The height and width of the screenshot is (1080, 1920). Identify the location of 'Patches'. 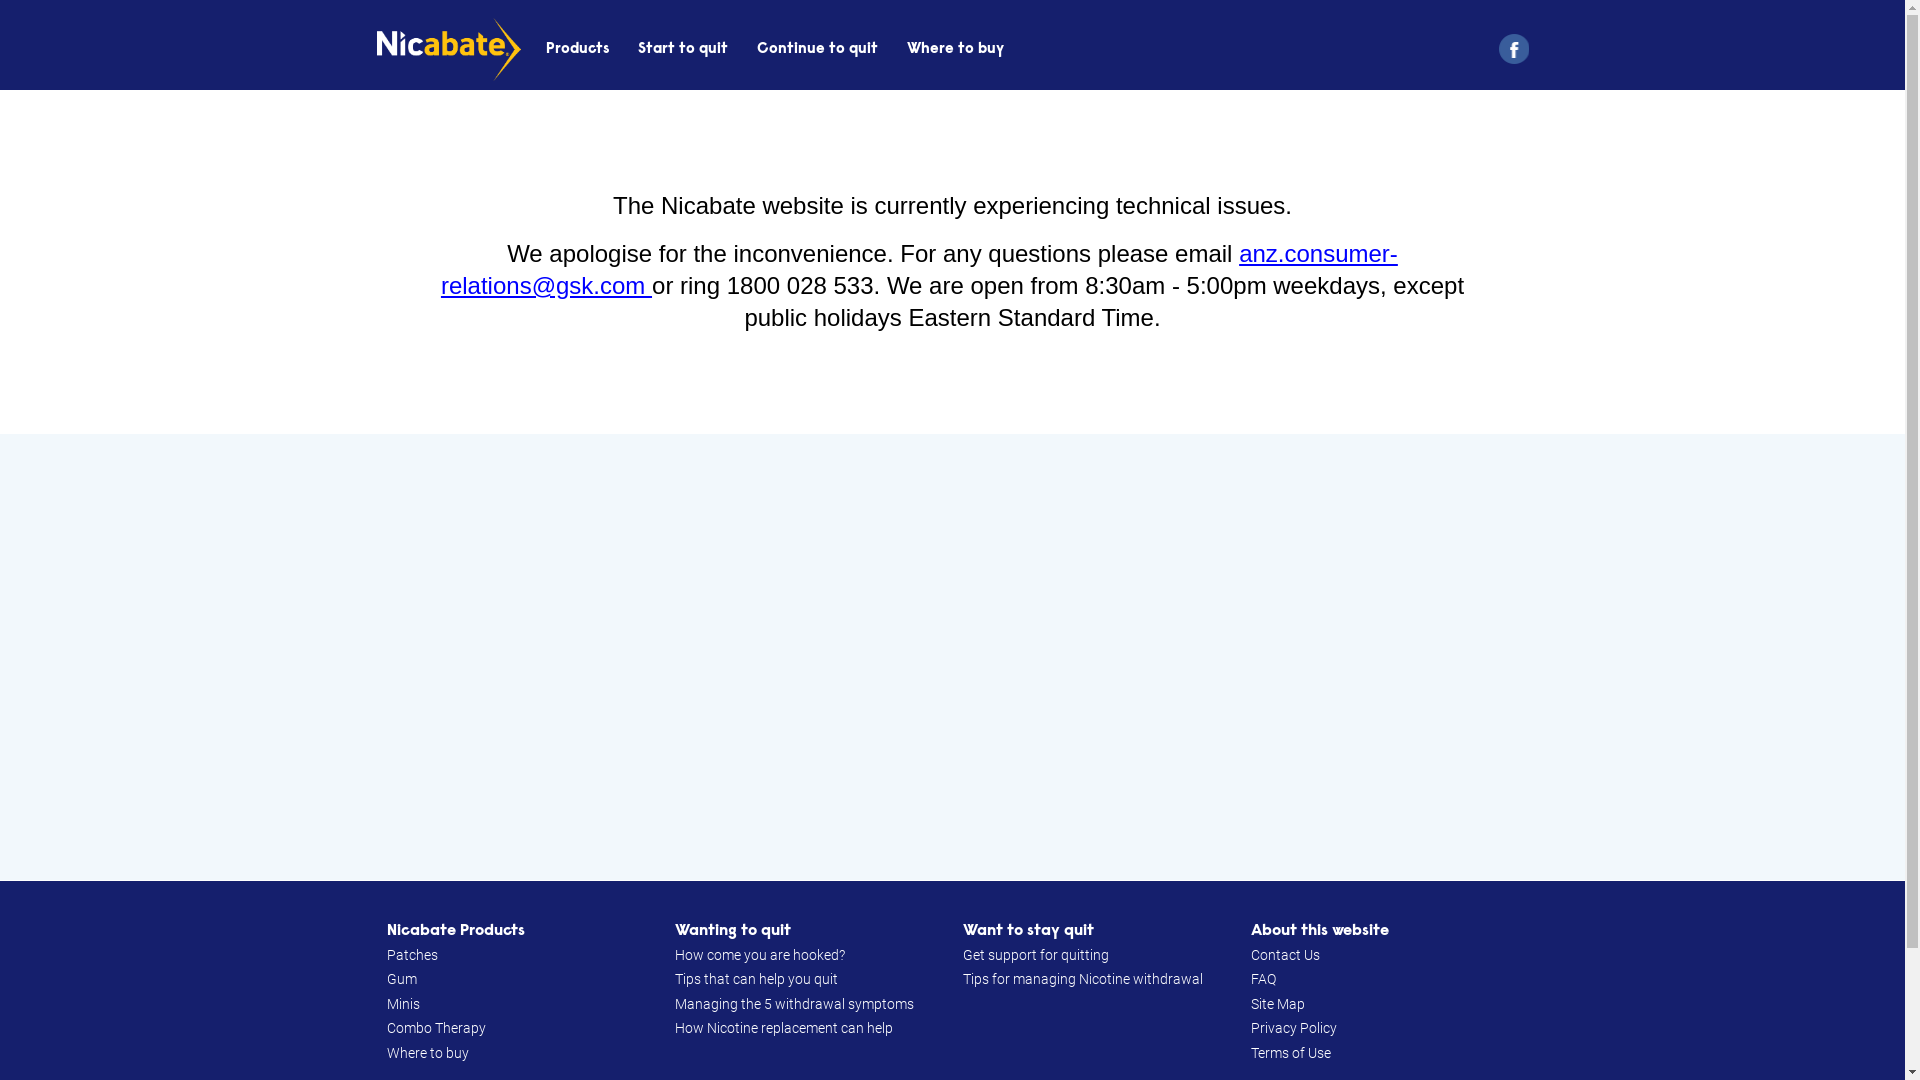
(410, 954).